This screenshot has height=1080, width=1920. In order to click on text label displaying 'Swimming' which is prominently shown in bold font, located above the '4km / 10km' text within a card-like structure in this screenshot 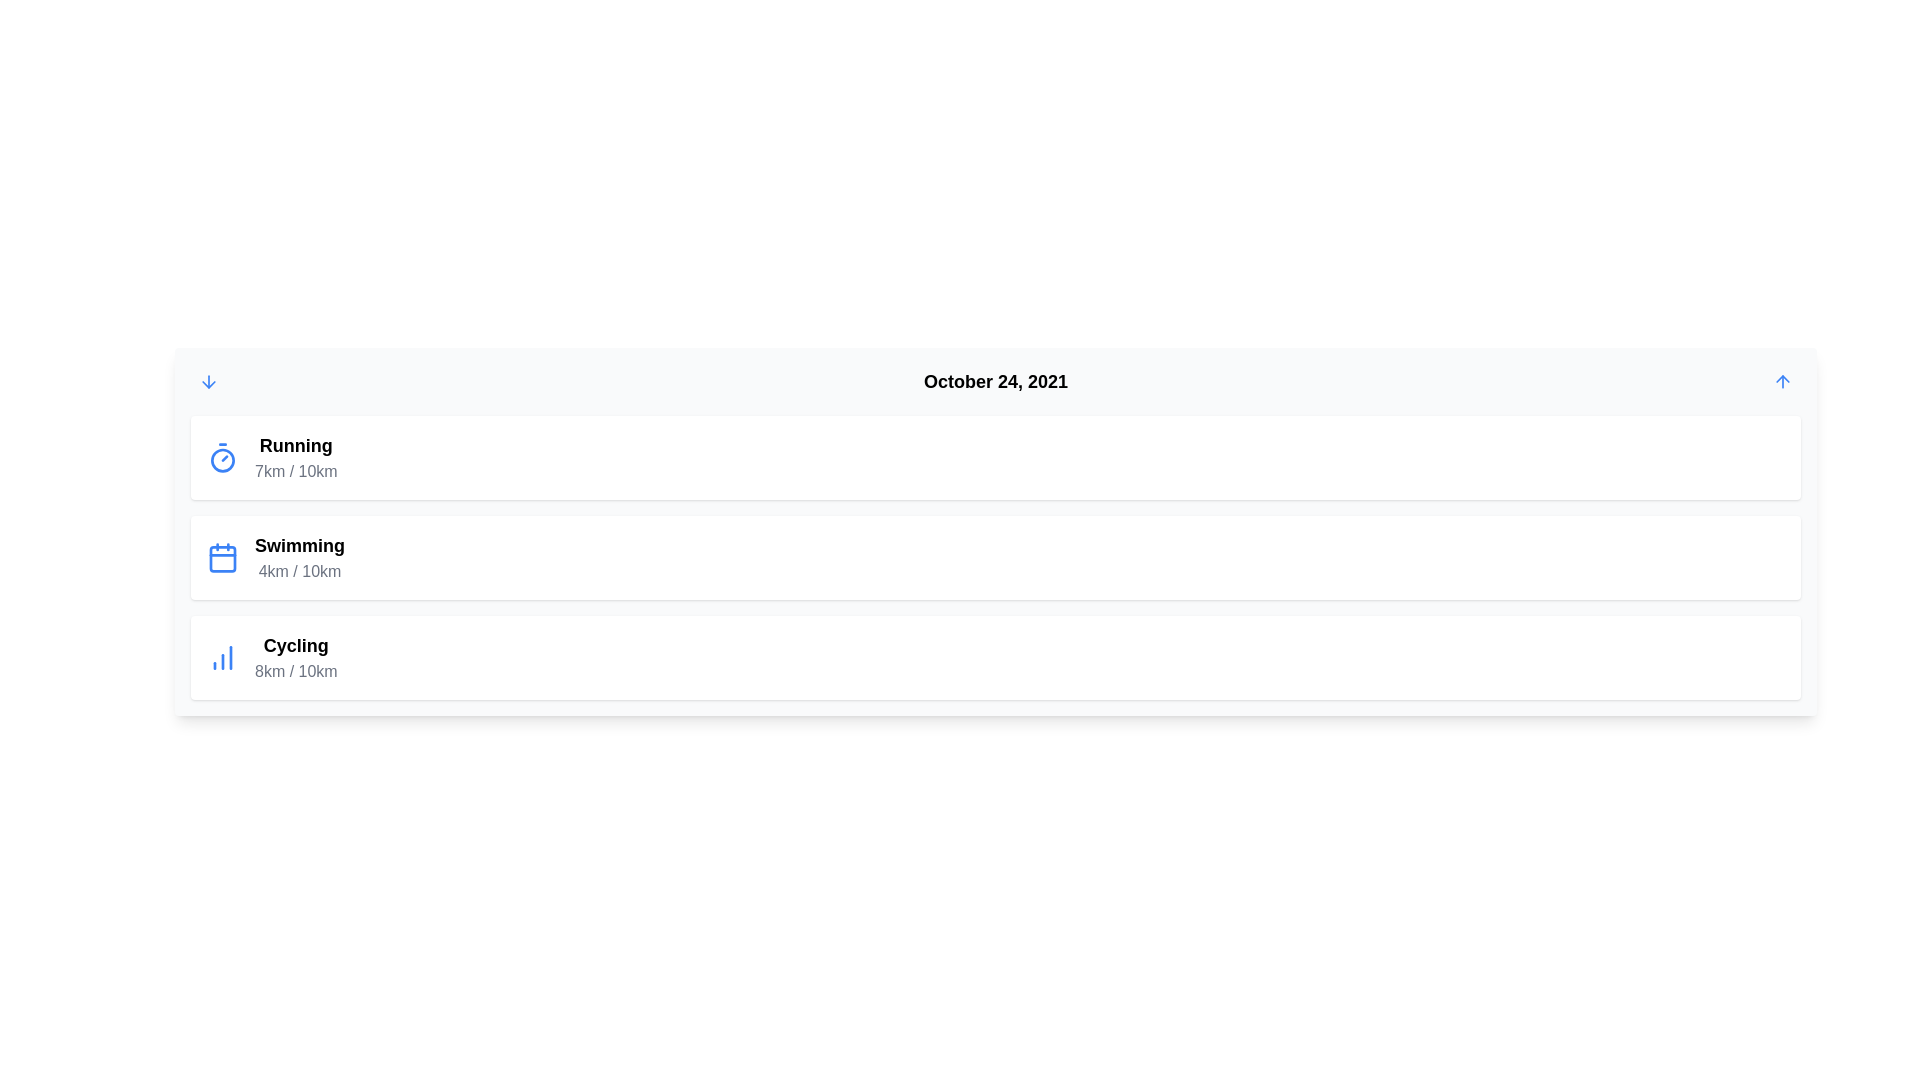, I will do `click(299, 546)`.